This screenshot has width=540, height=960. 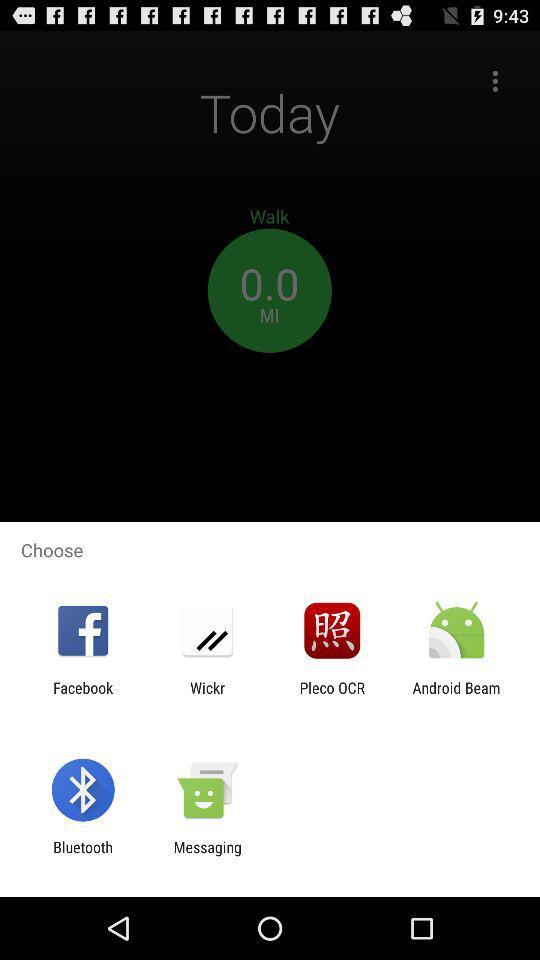 What do you see at coordinates (332, 696) in the screenshot?
I see `the app next to the android beam app` at bounding box center [332, 696].